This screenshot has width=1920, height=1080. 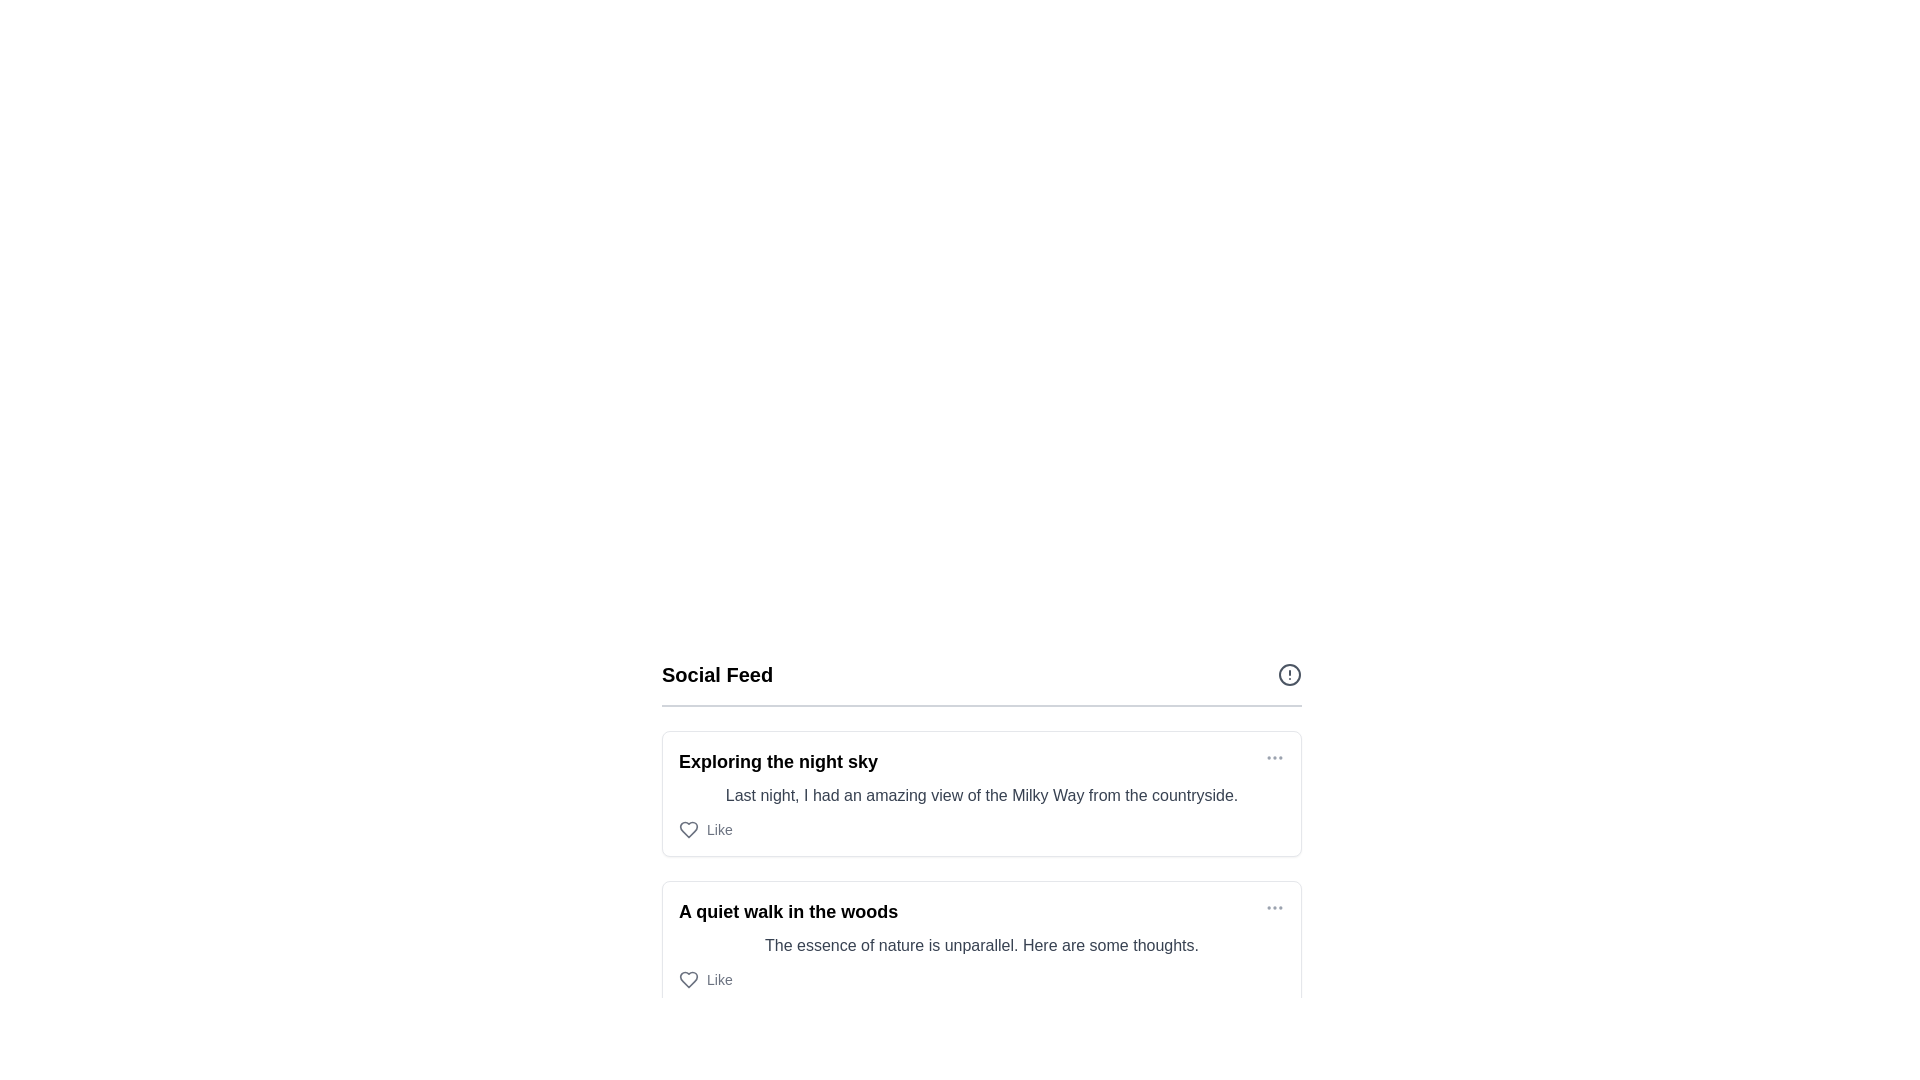 What do you see at coordinates (705, 978) in the screenshot?
I see `the interactive button located in the bottom-left corner of the card titled 'A quiet walk in the woods' to express appreciation for the content of the post` at bounding box center [705, 978].